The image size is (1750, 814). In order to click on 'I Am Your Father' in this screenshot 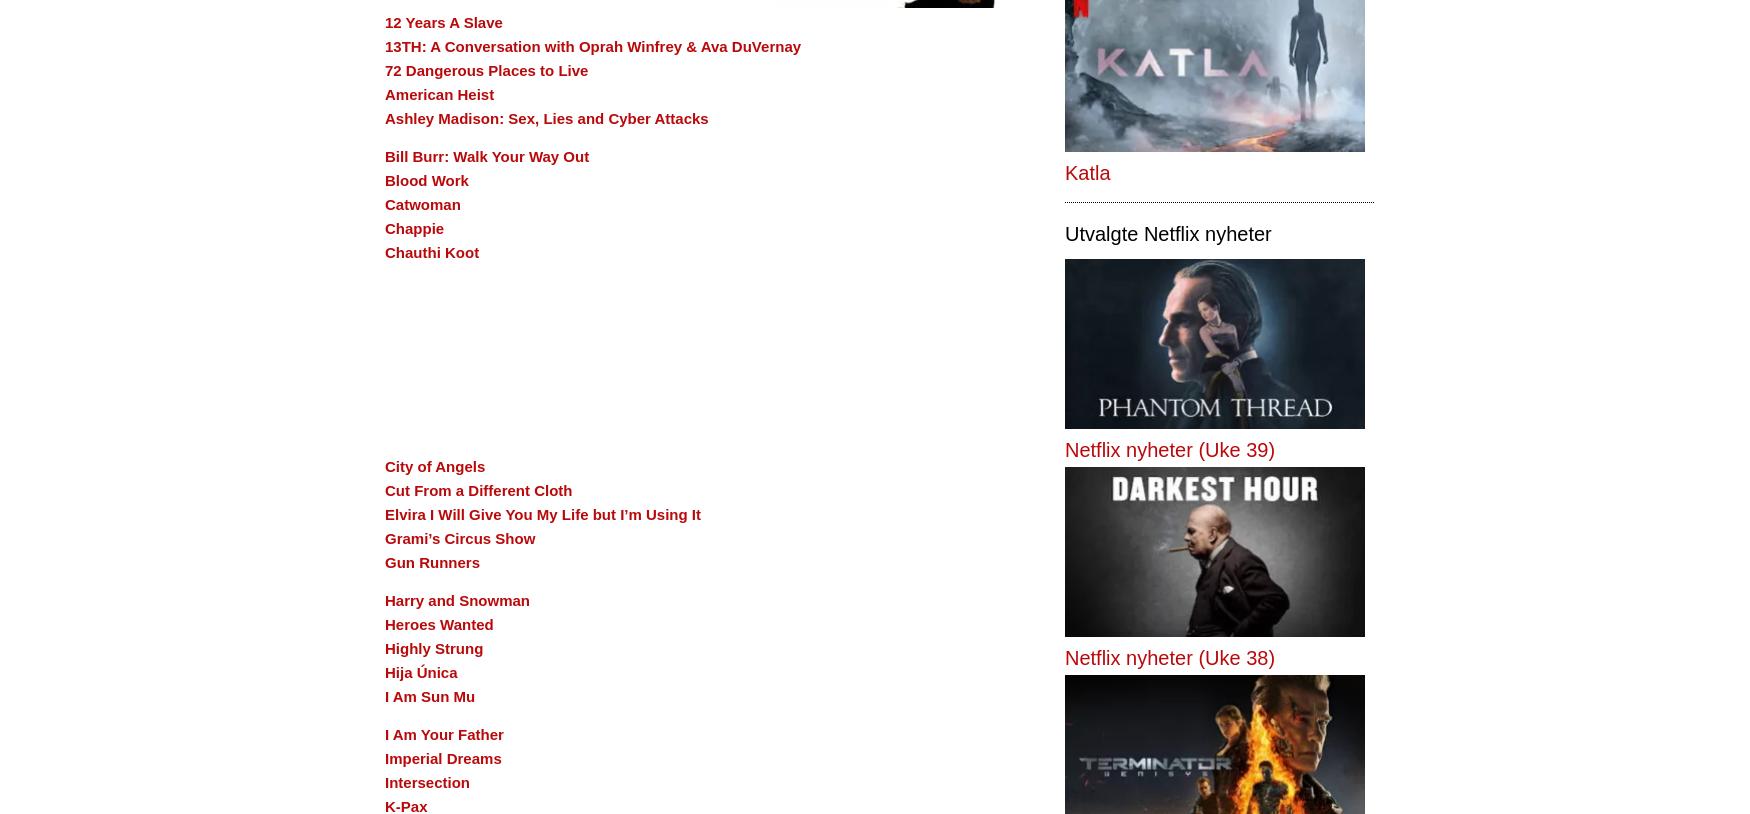, I will do `click(443, 734)`.